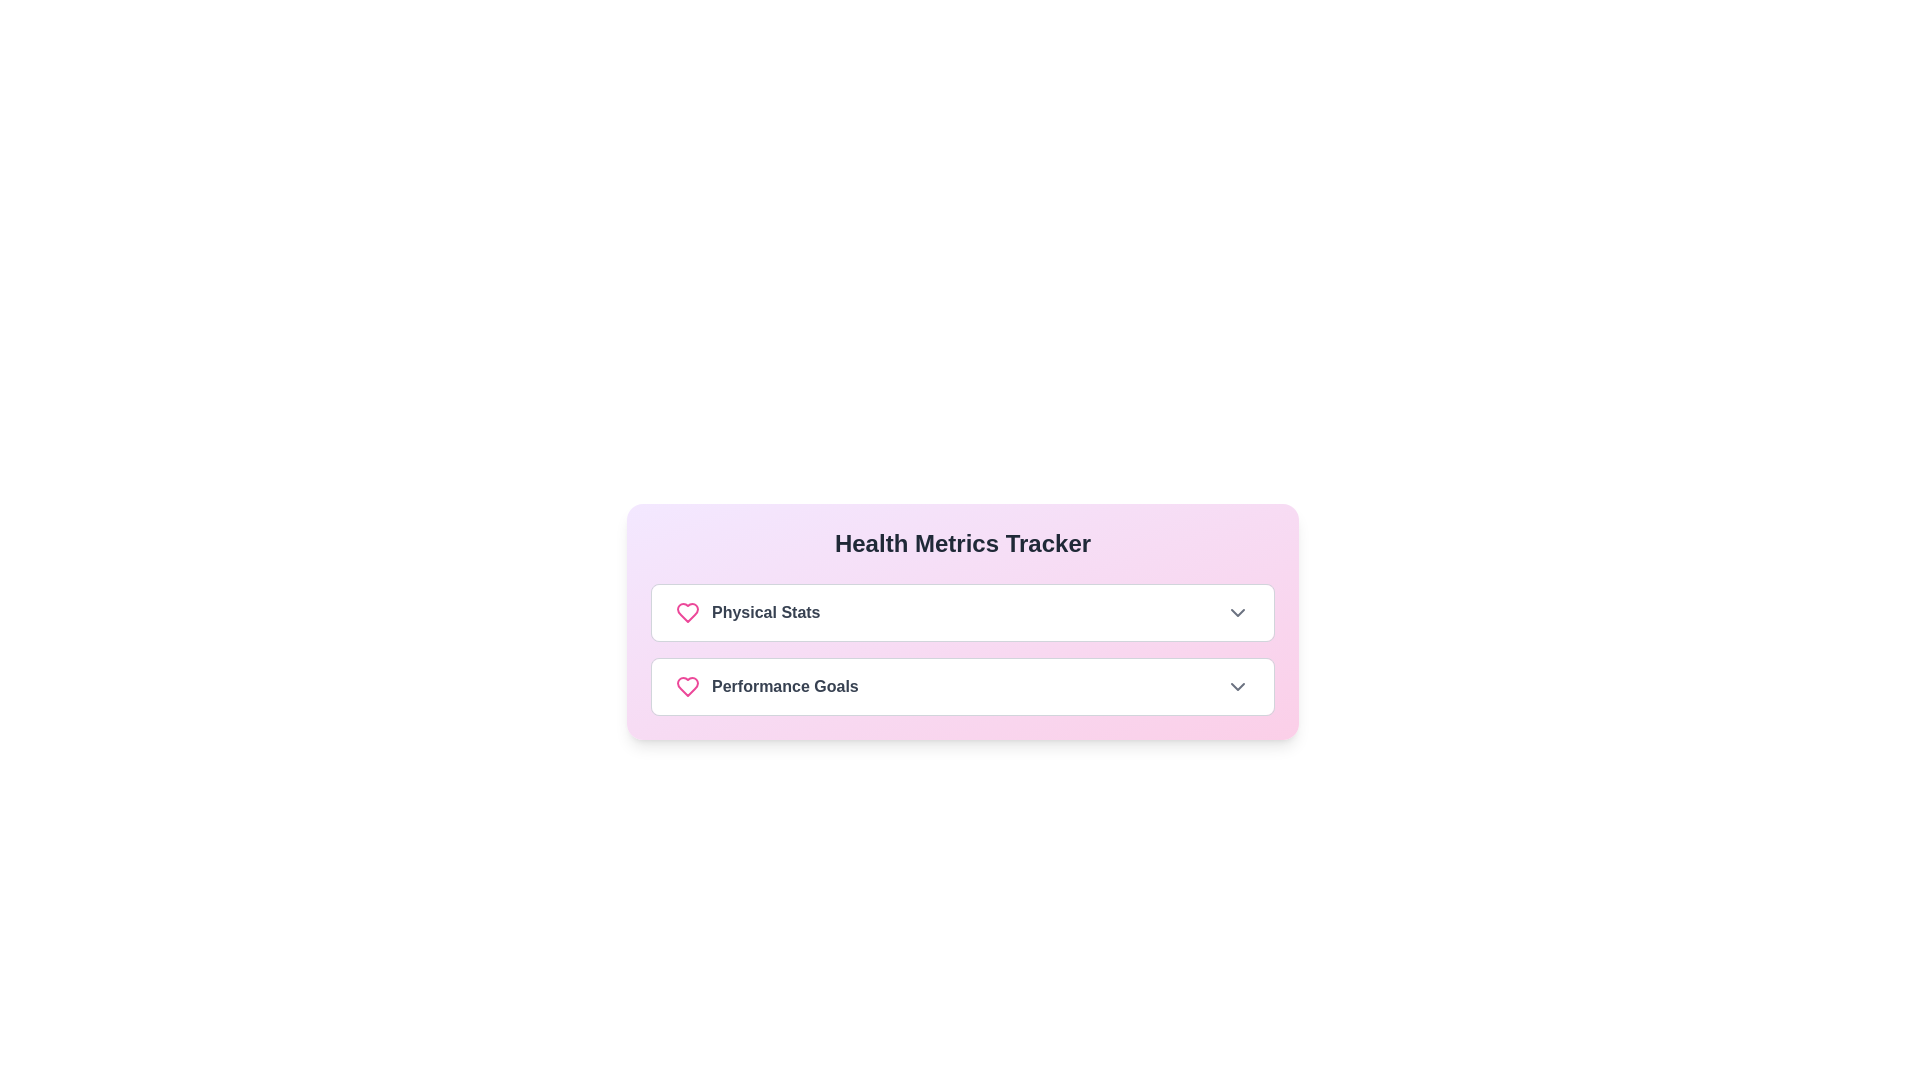 Image resolution: width=1920 pixels, height=1080 pixels. I want to click on the button labeled 'Performance Goals' to expand or collapse its details, so click(963, 685).